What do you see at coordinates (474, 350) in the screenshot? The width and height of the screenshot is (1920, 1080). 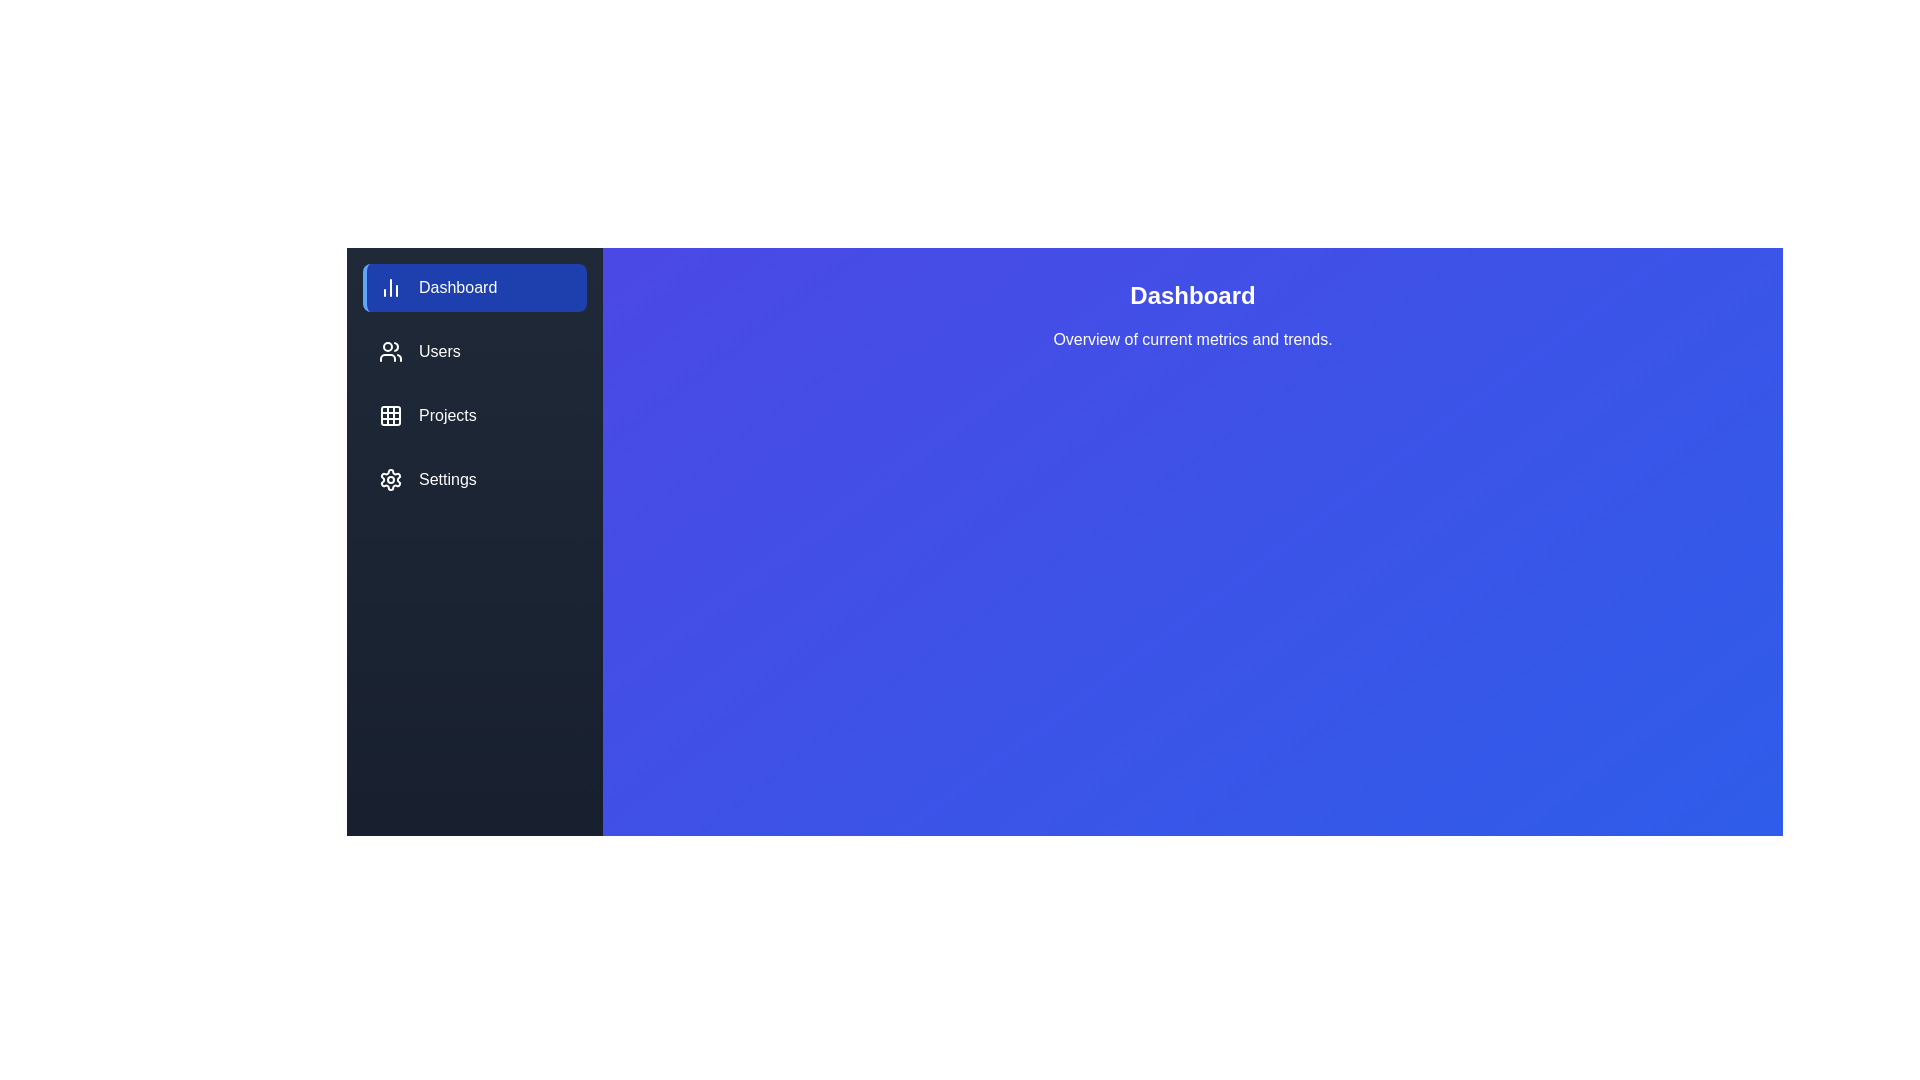 I see `the Users tab to observe visual feedback` at bounding box center [474, 350].